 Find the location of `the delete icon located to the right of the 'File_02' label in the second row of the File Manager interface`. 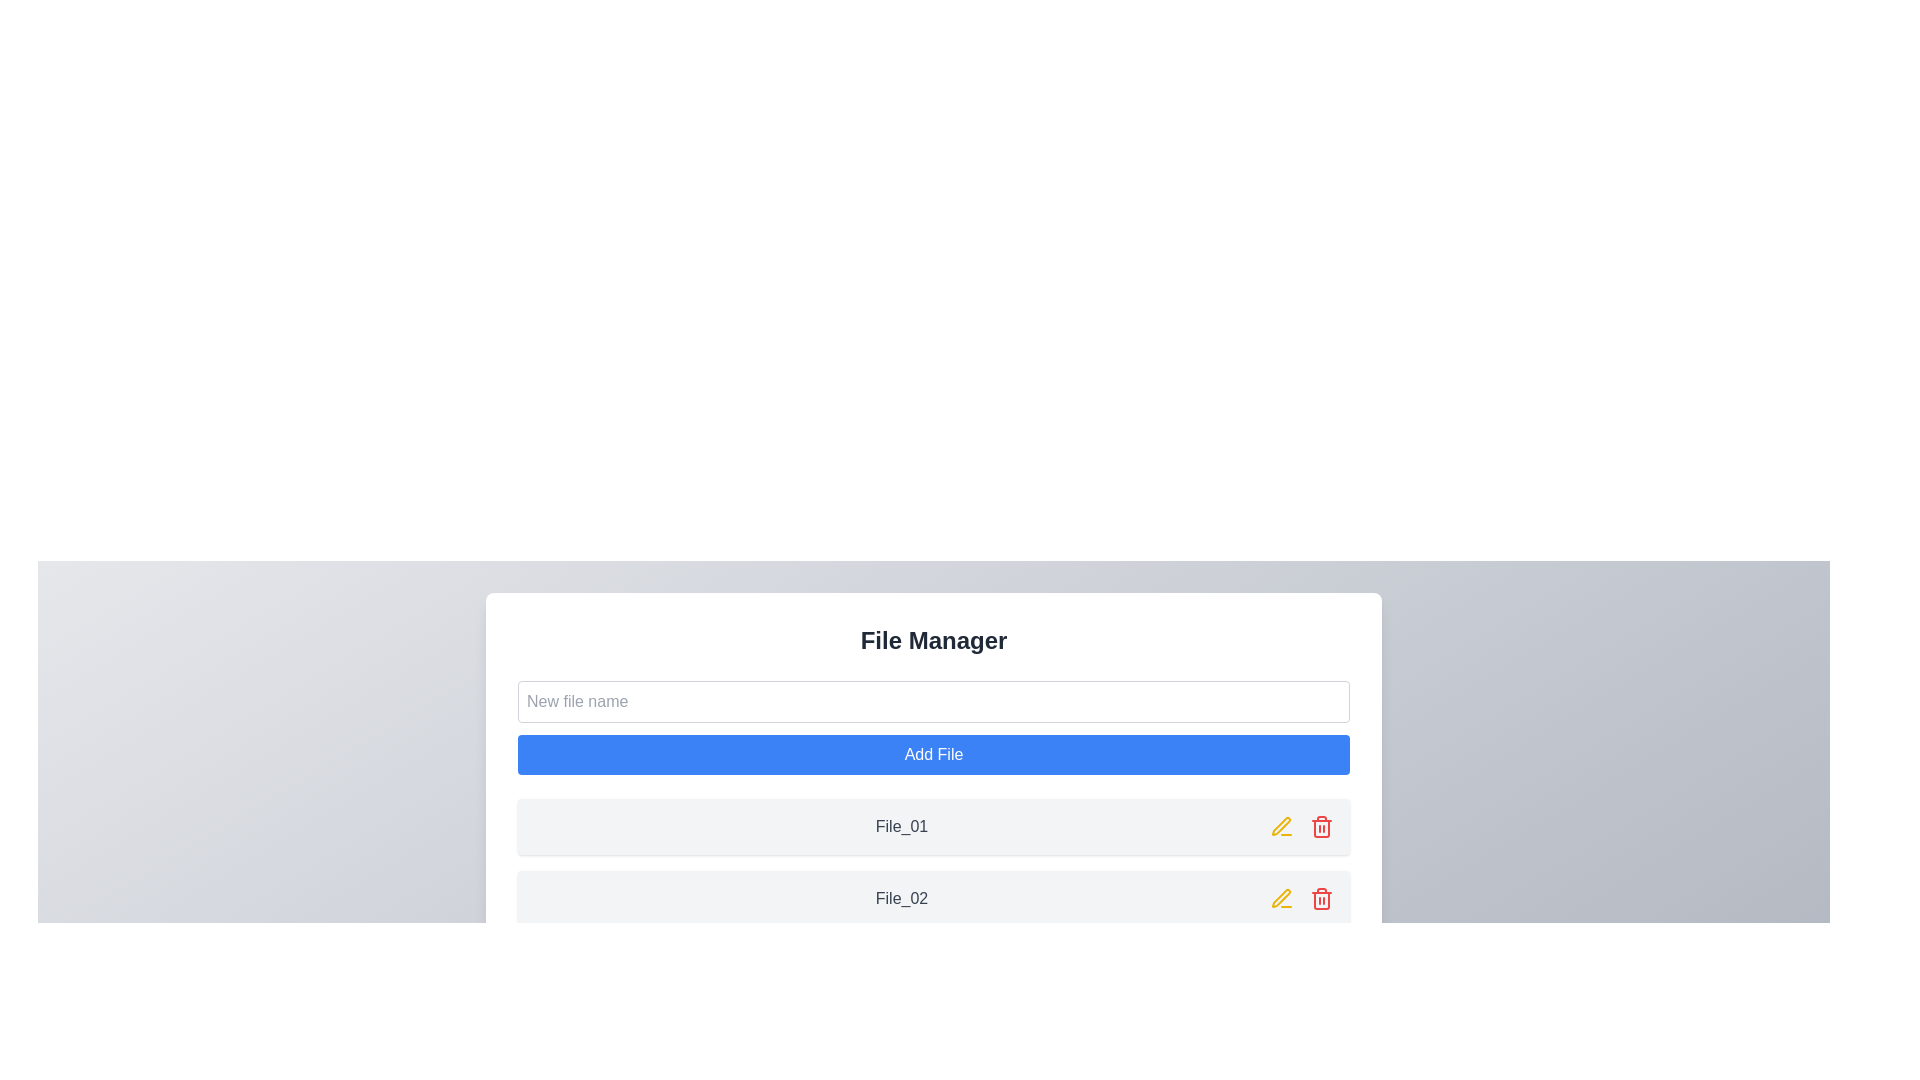

the delete icon located to the right of the 'File_02' label in the second row of the File Manager interface is located at coordinates (1321, 829).